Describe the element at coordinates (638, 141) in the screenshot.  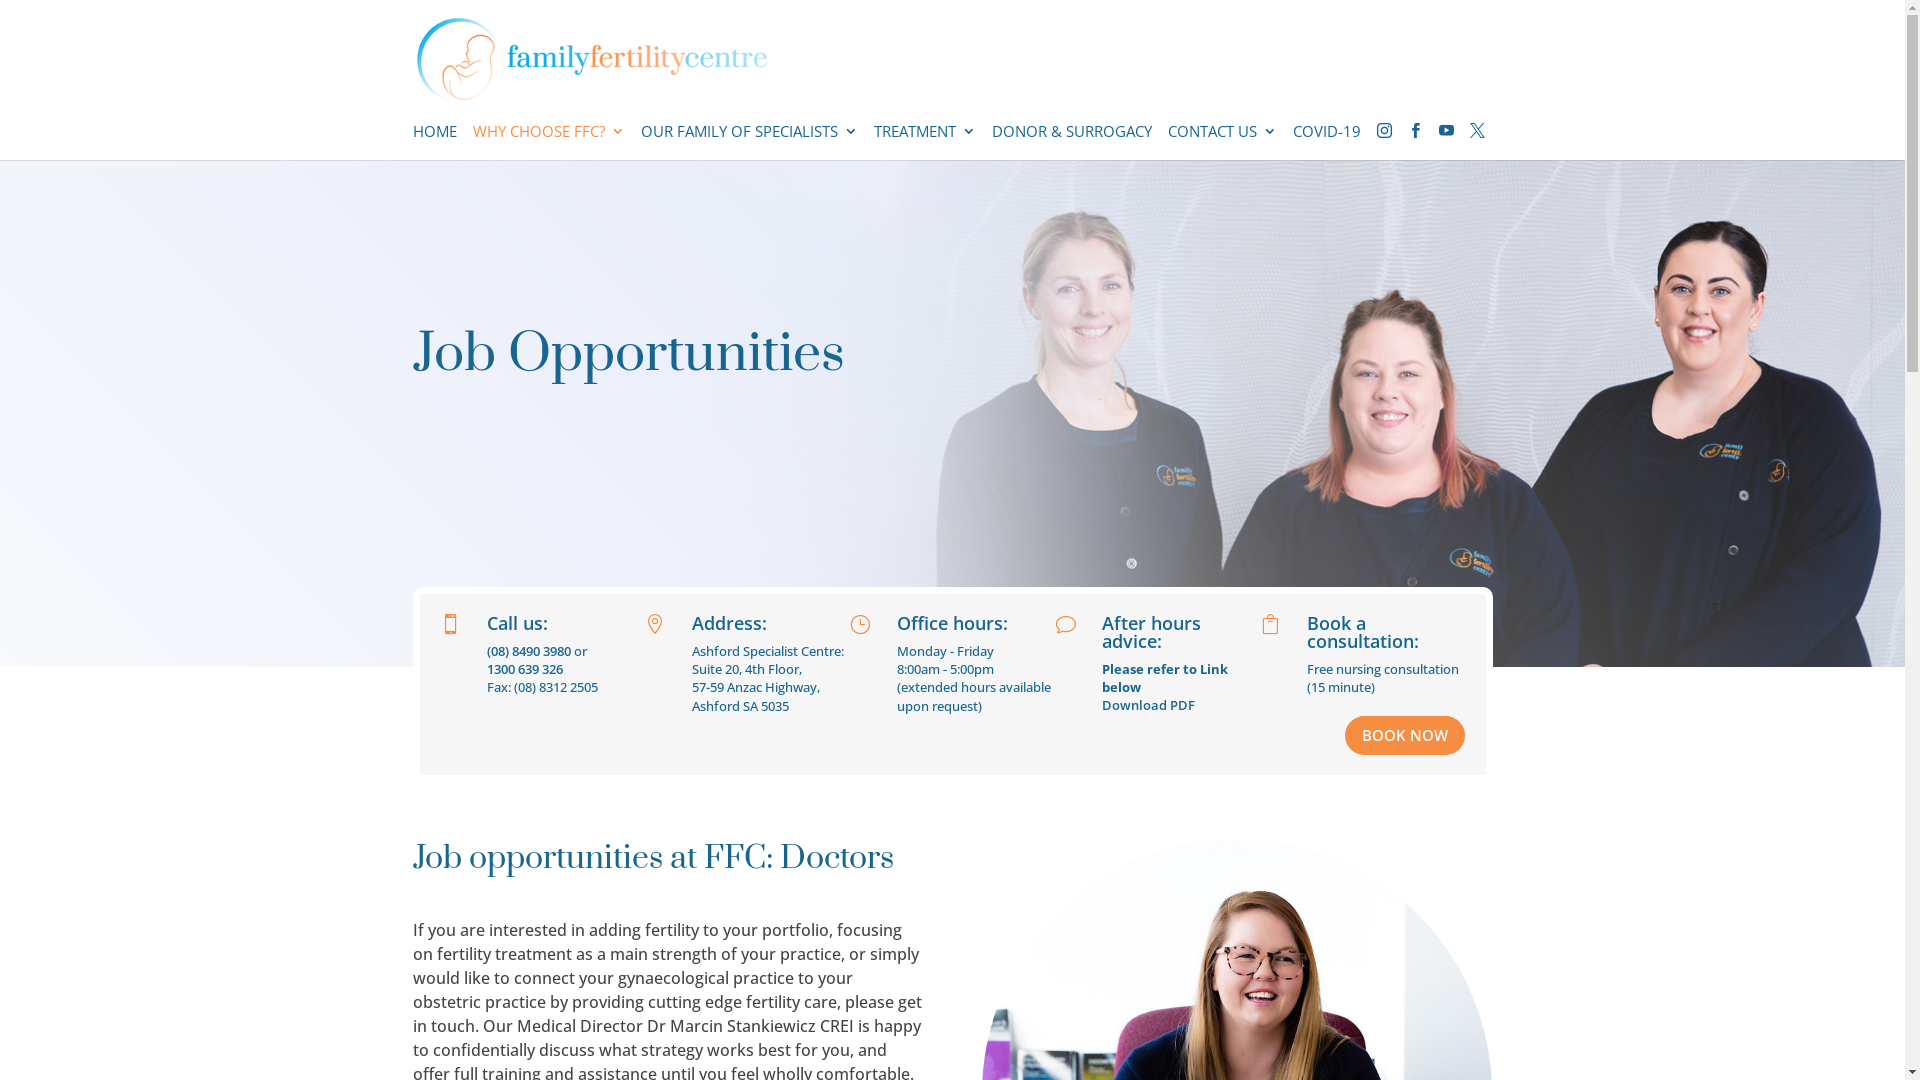
I see `'OUR FAMILY OF SPECIALISTS'` at that location.